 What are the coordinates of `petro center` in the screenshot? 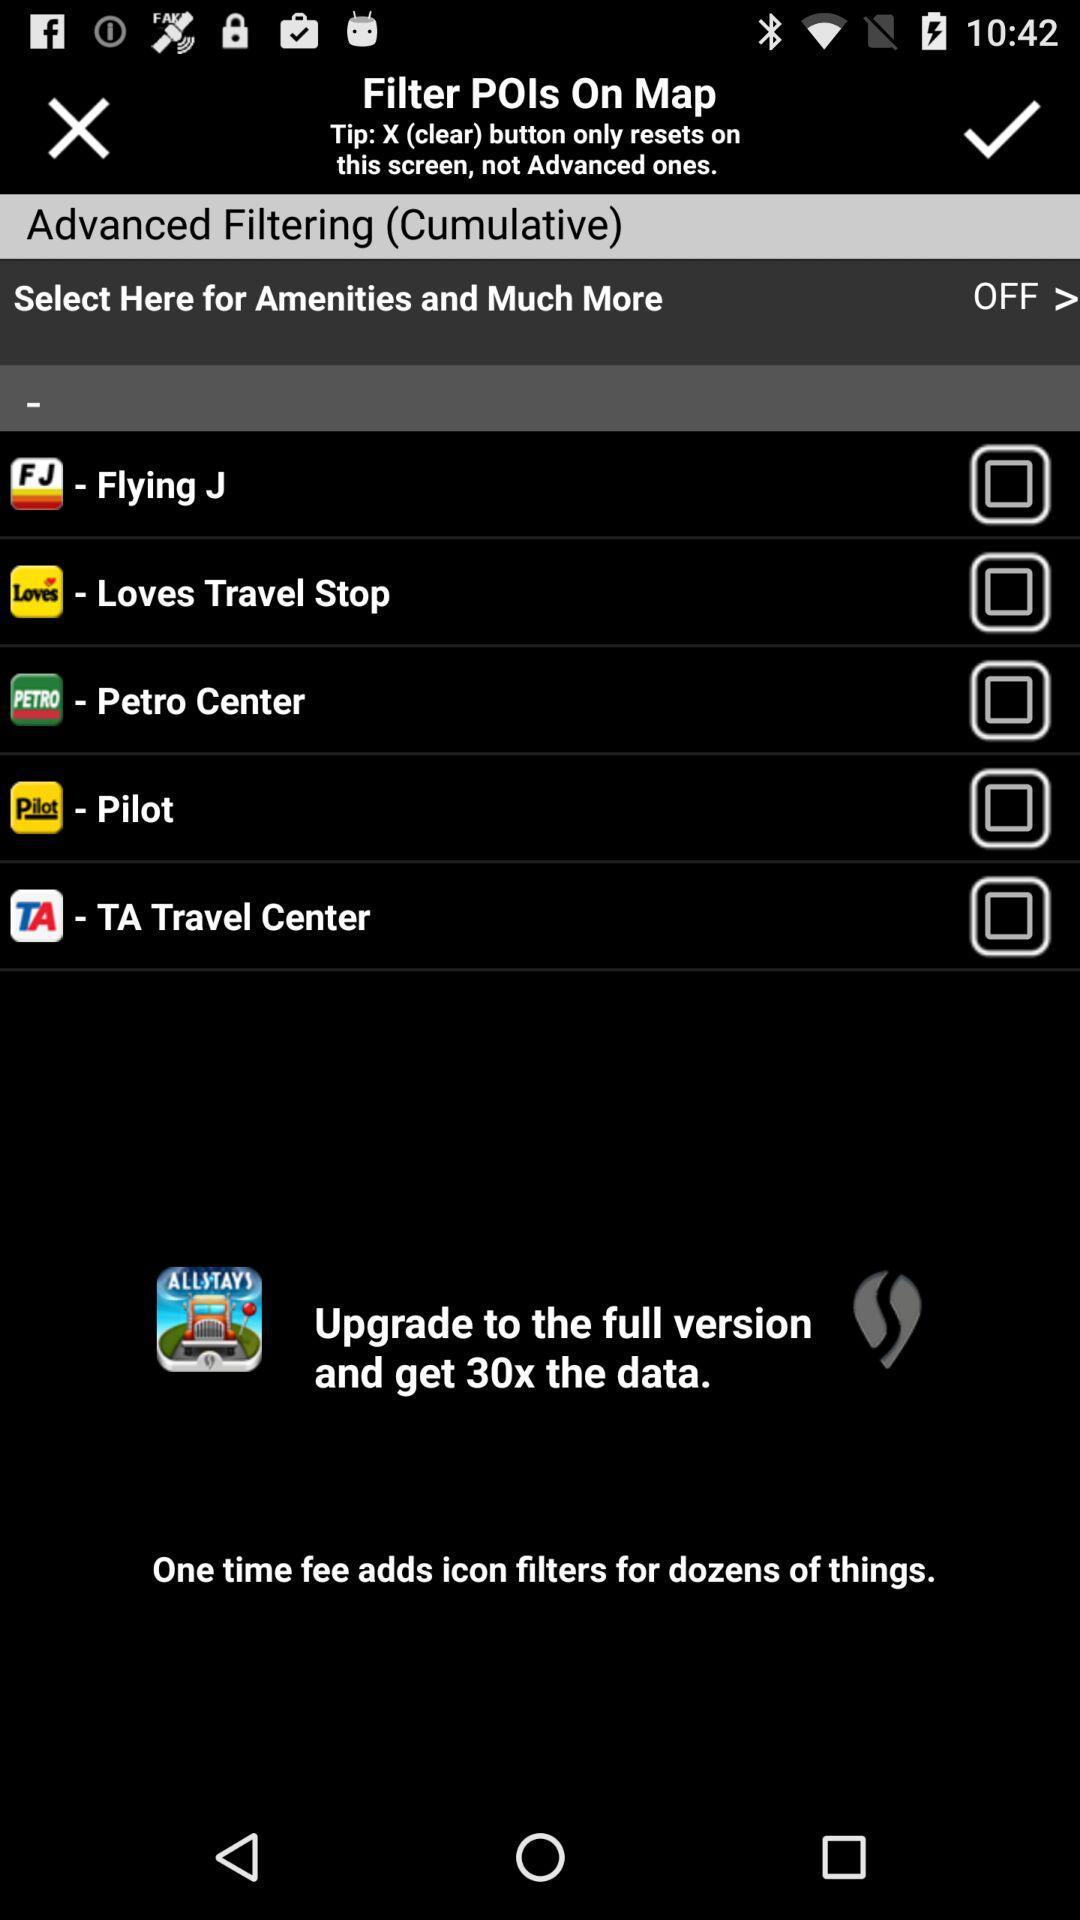 It's located at (1019, 699).